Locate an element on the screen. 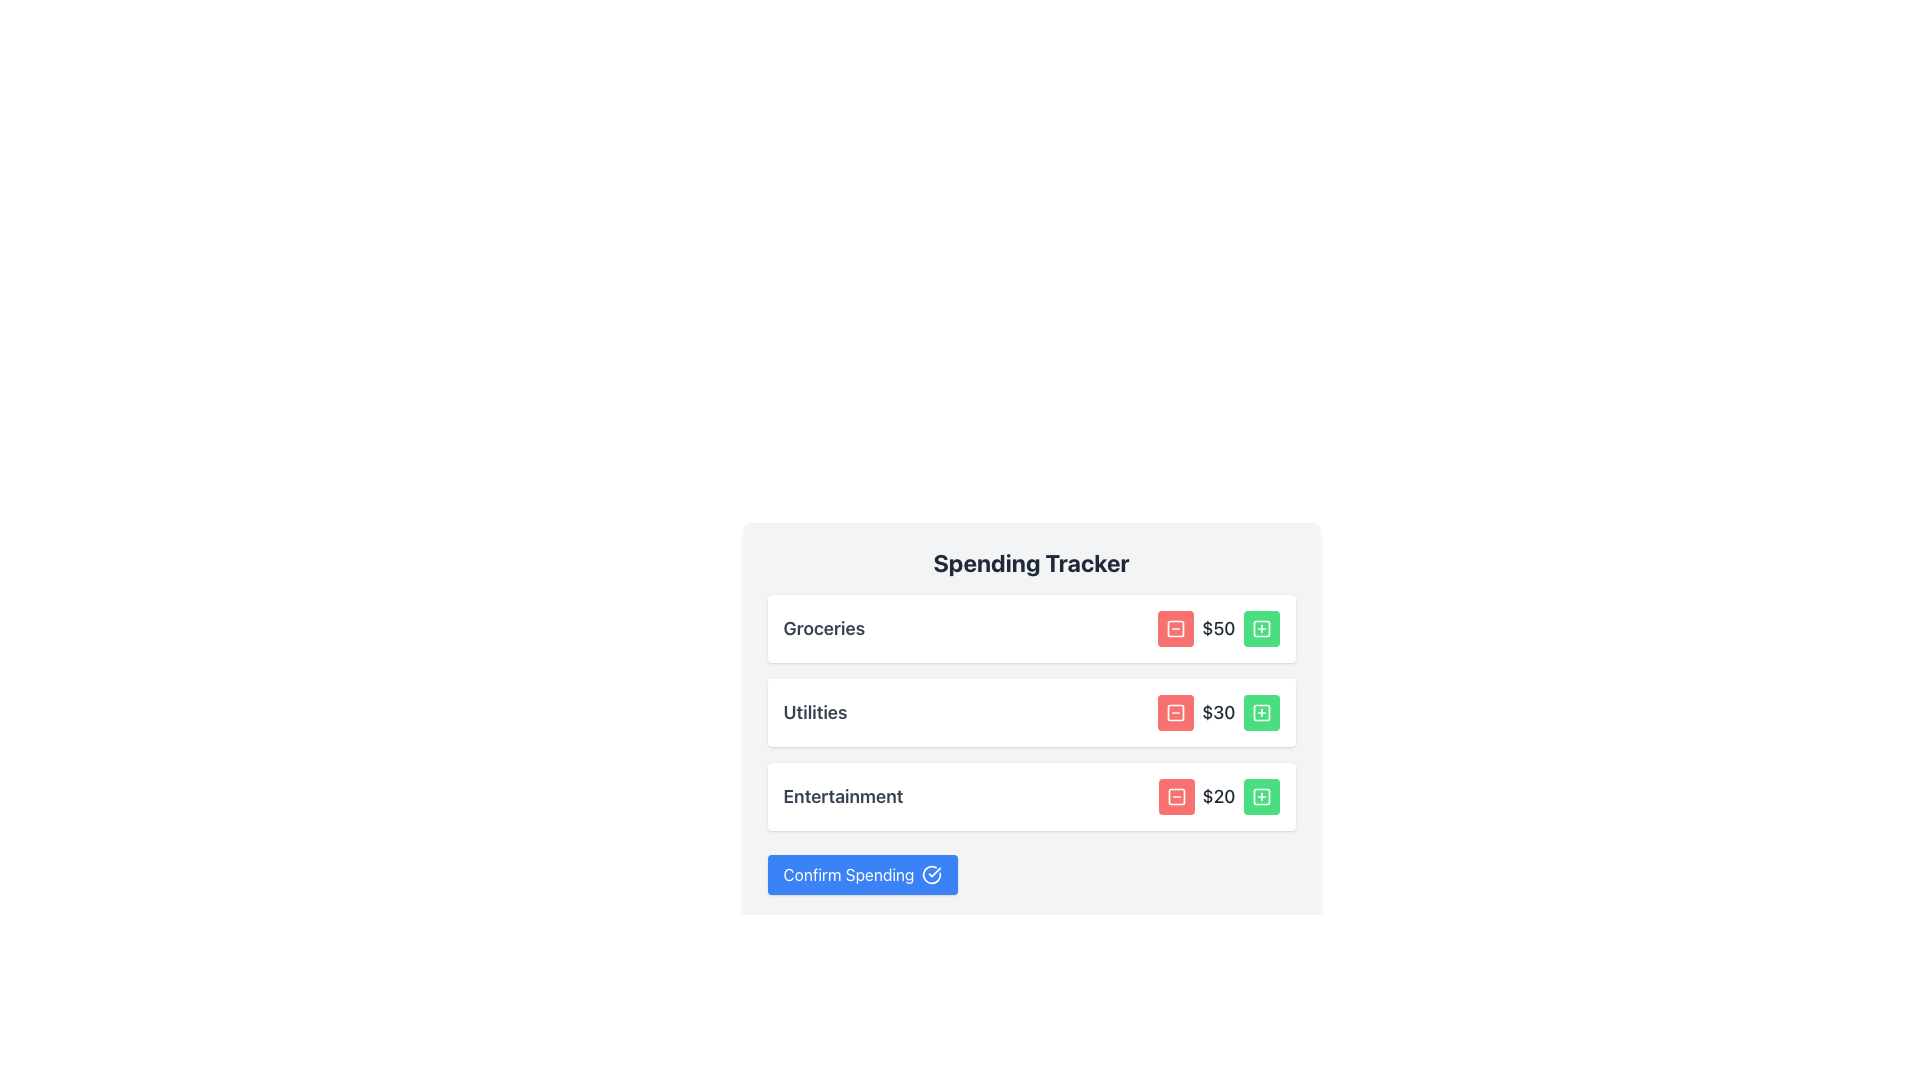 The image size is (1920, 1080). the text label displaying the current value for the 'Utilities' category in the spending tracker interface is located at coordinates (1217, 712).